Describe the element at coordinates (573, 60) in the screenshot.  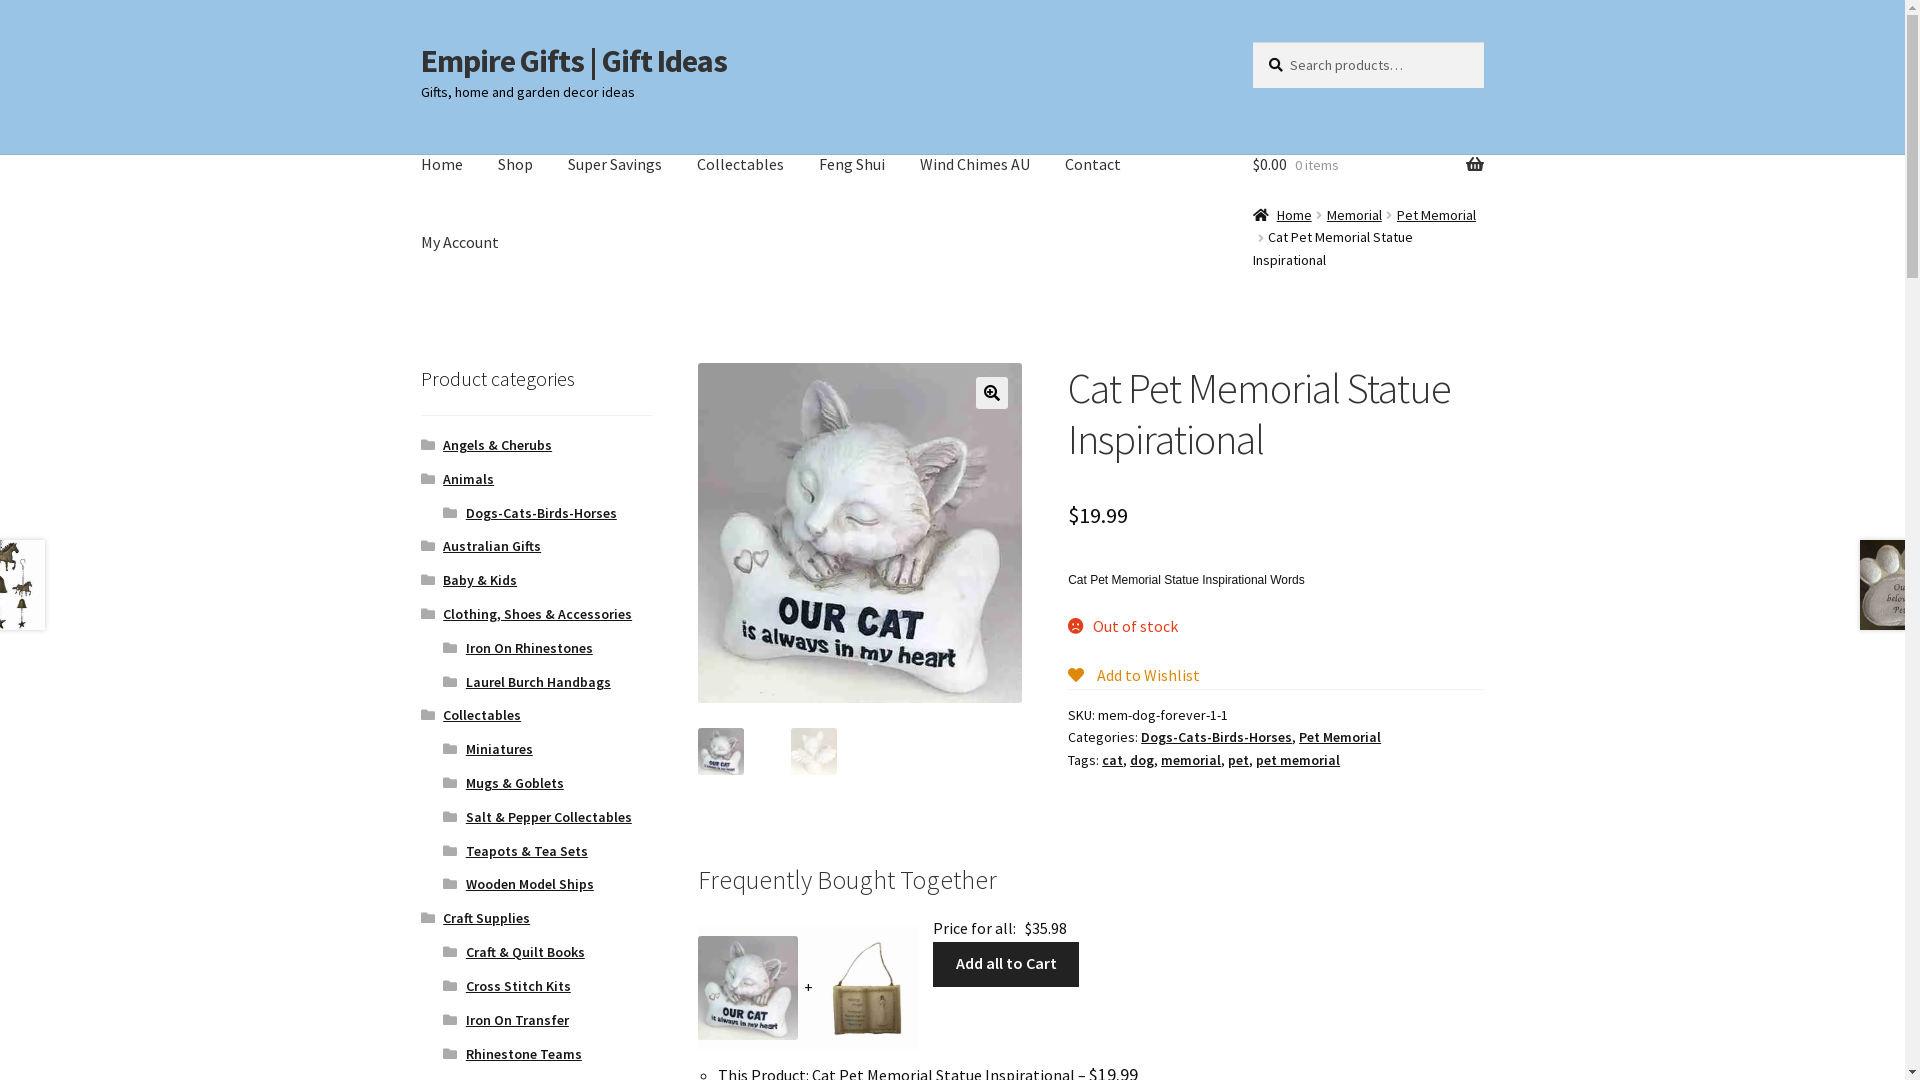
I see `'Empire Gifts | Gift Ideas'` at that location.